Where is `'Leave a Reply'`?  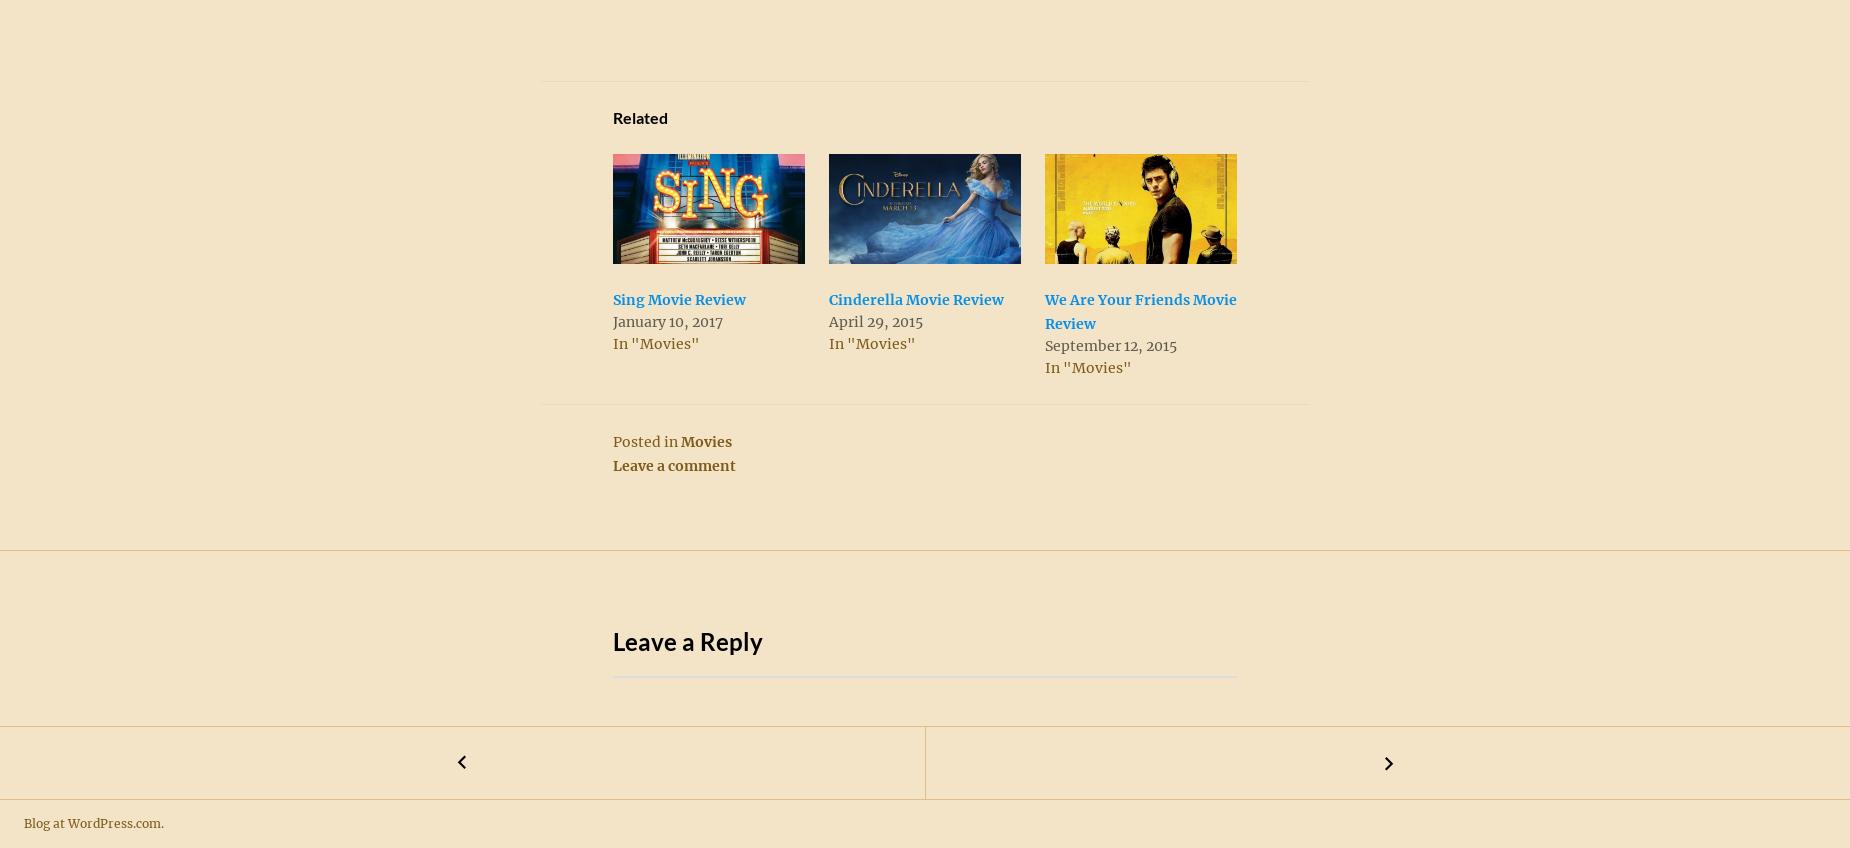 'Leave a Reply' is located at coordinates (688, 640).